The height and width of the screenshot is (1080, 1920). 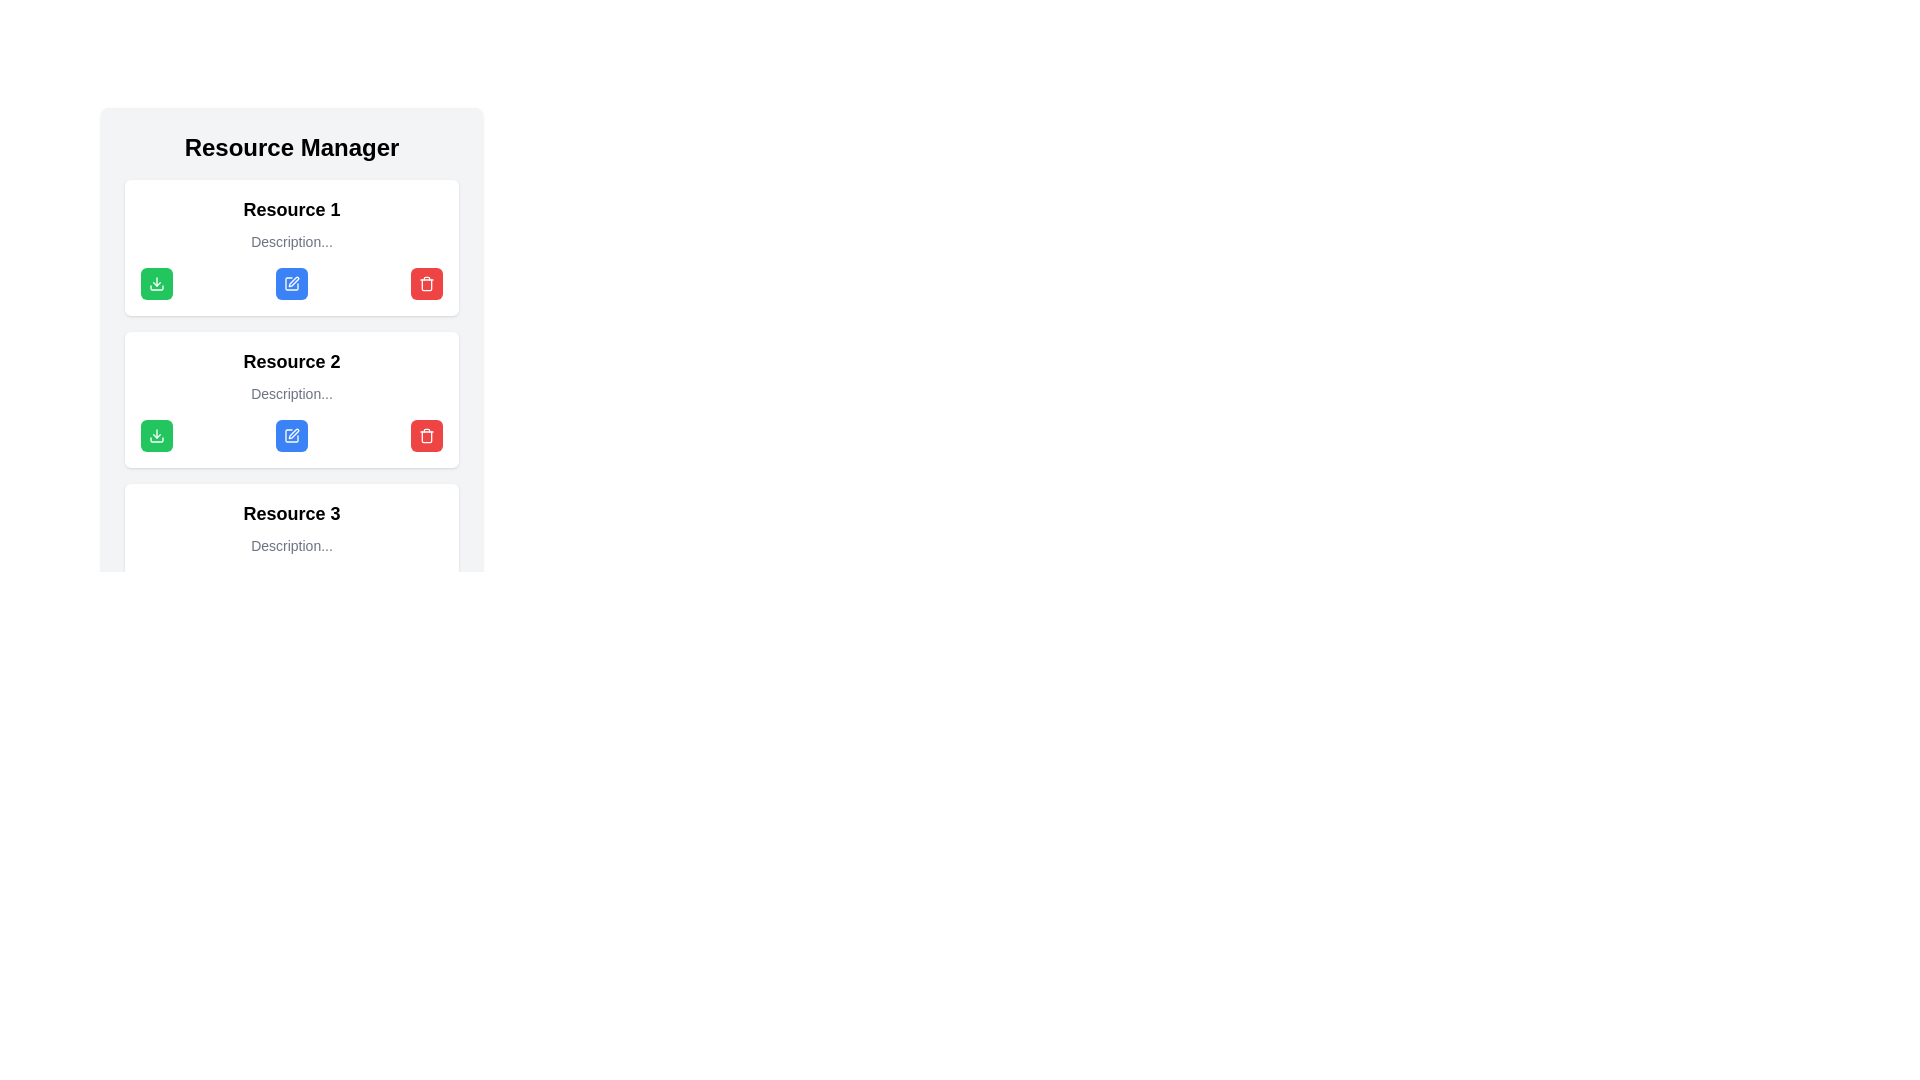 What do you see at coordinates (426, 1043) in the screenshot?
I see `the delete button located in the 'Resource 3' section, which is the third button in a horizontal group, positioned to the far right adjacent to the edit and download buttons` at bounding box center [426, 1043].